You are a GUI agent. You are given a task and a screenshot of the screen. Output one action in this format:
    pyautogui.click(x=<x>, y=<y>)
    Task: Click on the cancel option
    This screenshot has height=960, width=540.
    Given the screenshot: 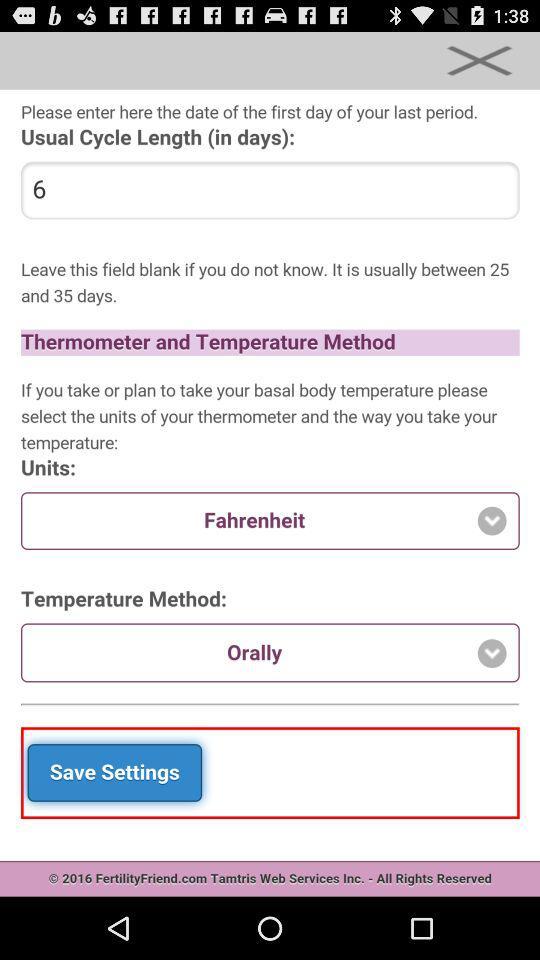 What is the action you would take?
    pyautogui.click(x=478, y=59)
    